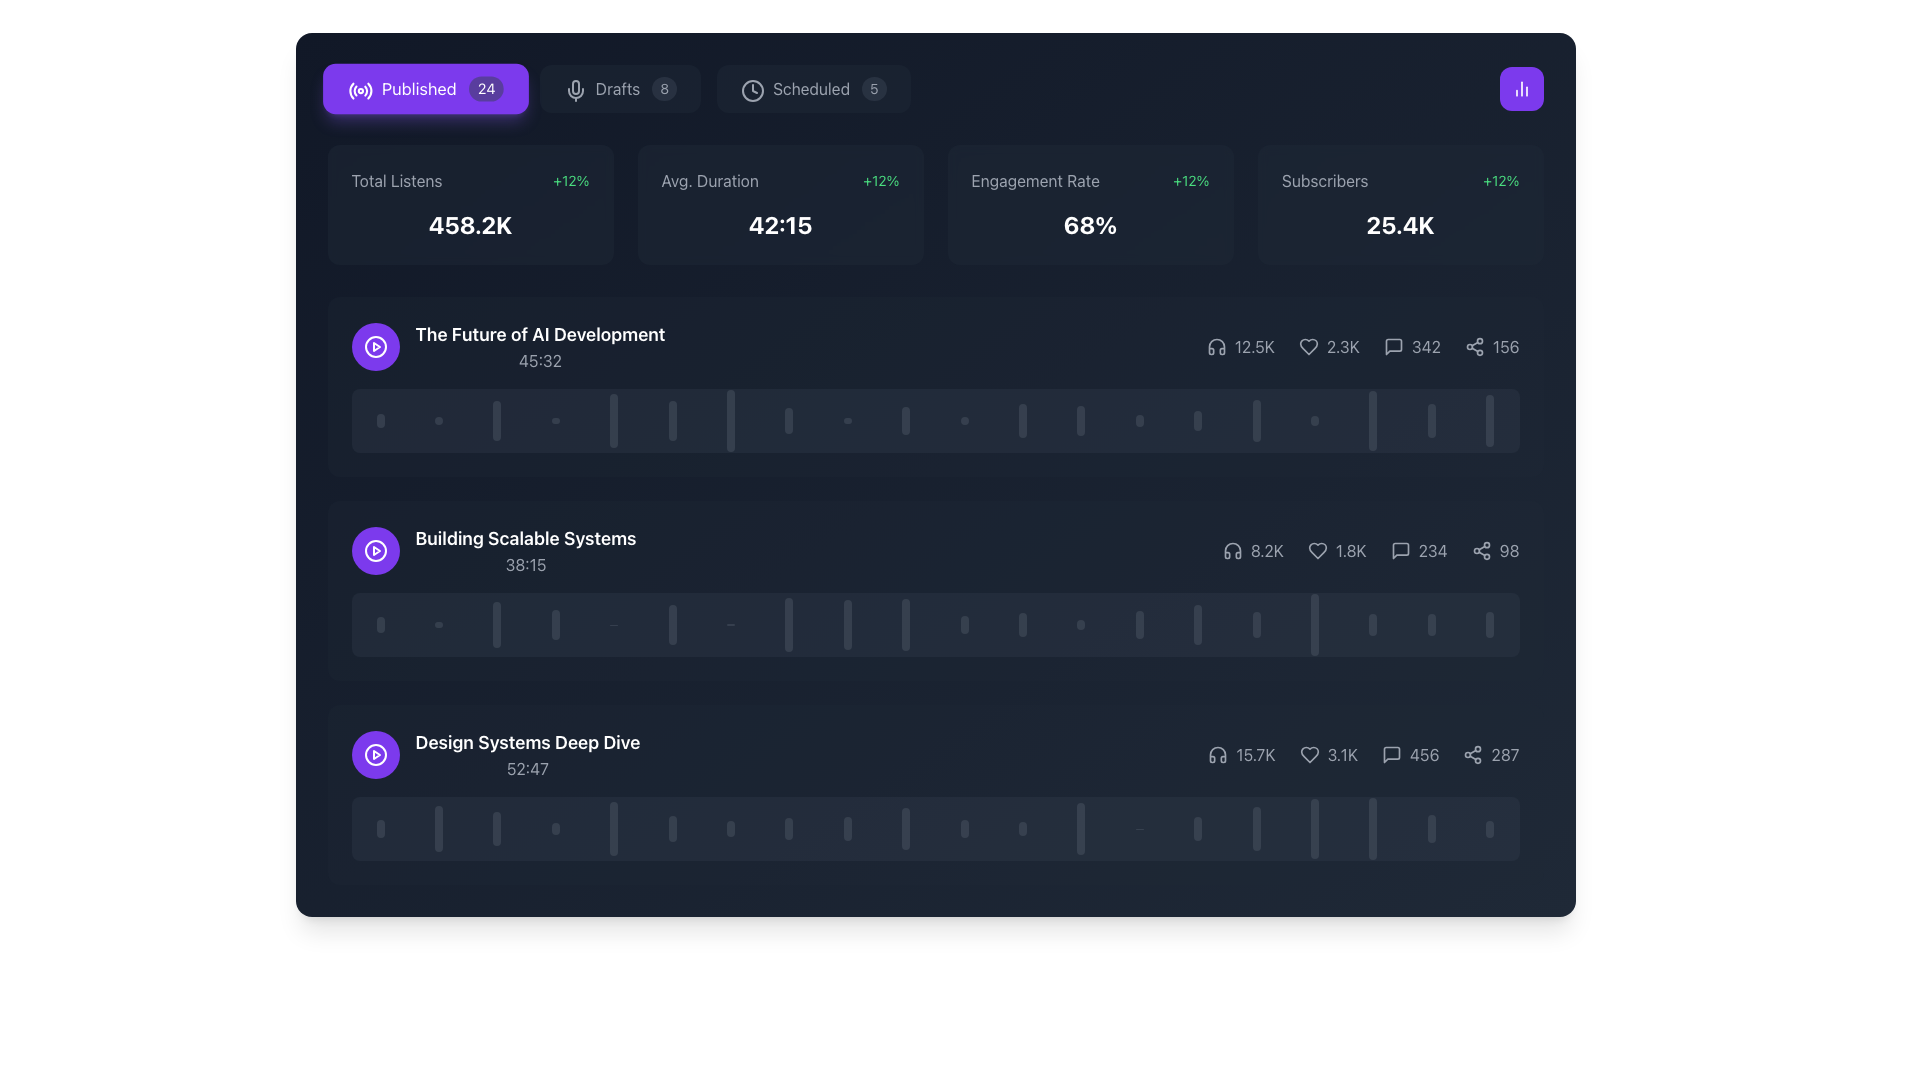 This screenshot has width=1920, height=1080. I want to click on the fifth vertical progression bar in the playback timeline of the audio section titled 'The Future of AI Development', which is gray and rounded at the ends, so click(613, 419).